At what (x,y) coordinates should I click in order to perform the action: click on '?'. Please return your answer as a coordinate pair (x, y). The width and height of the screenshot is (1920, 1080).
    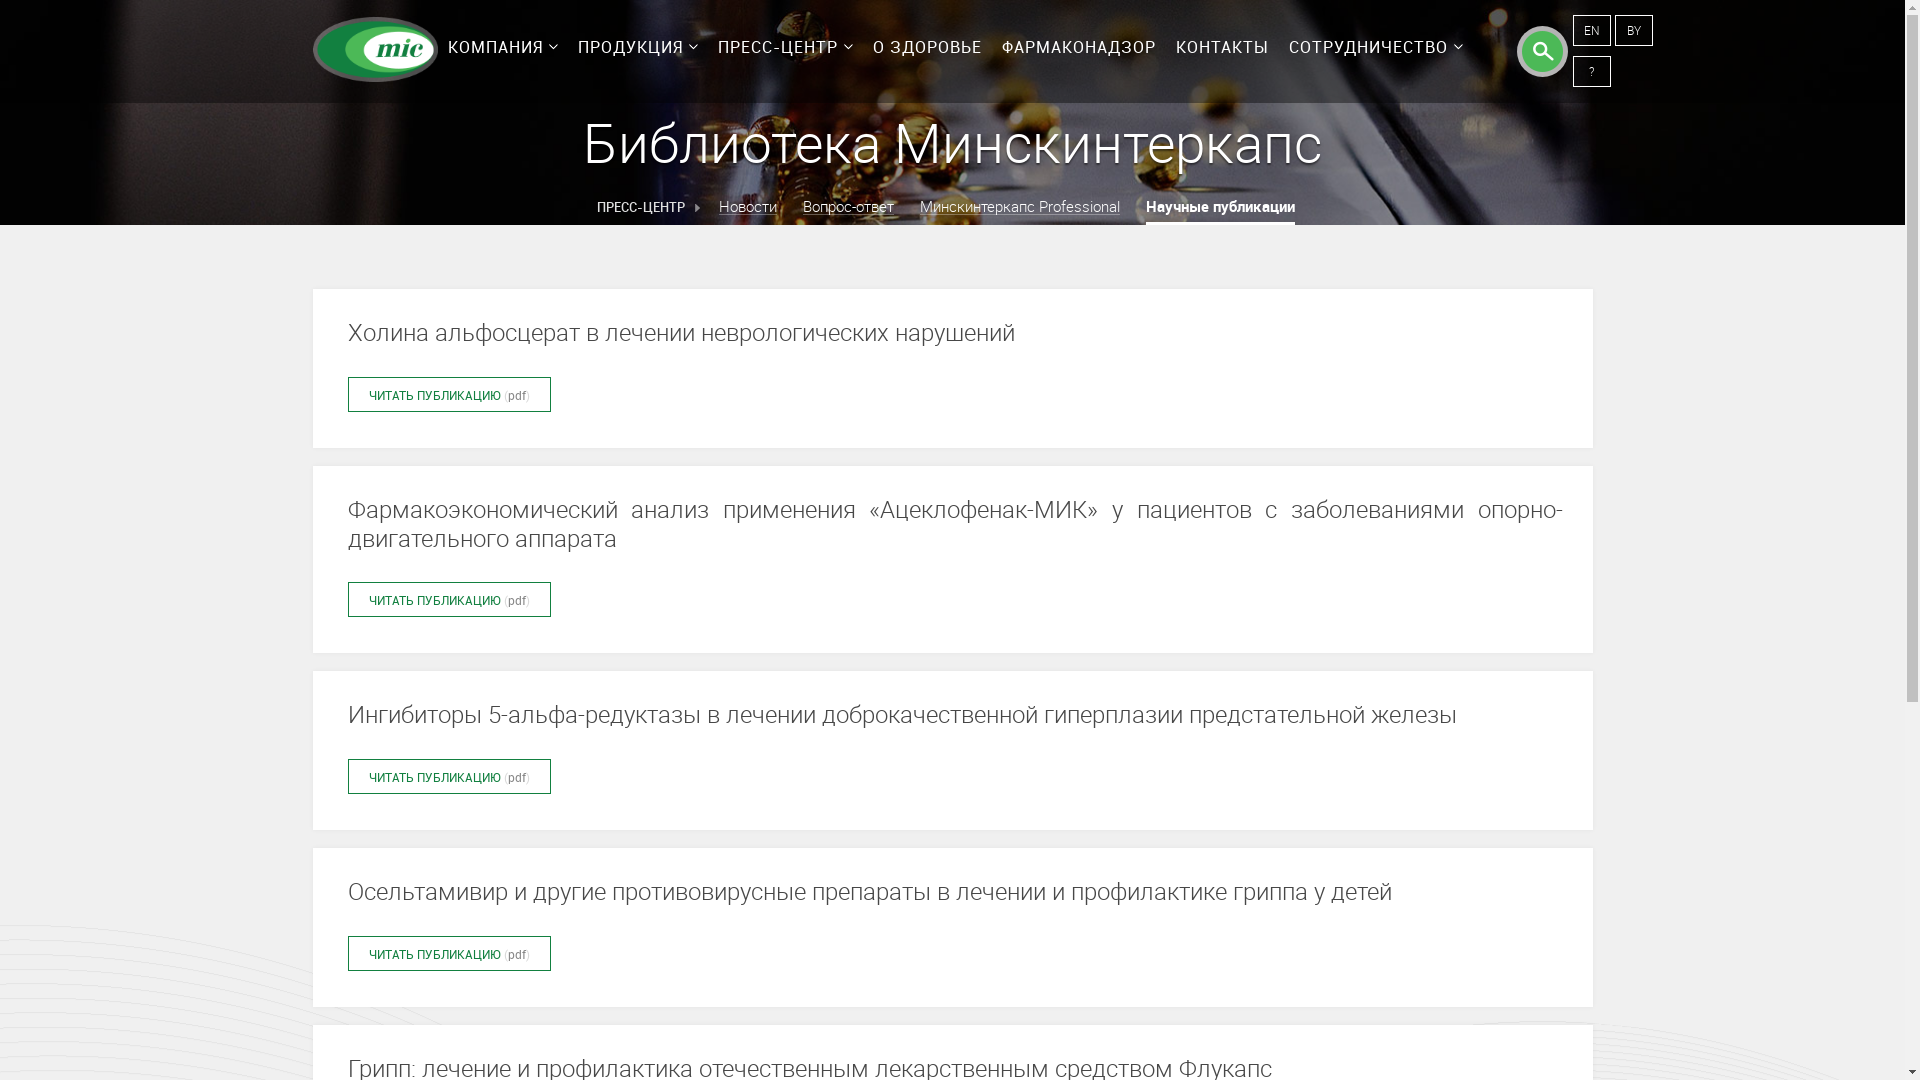
    Looking at the image, I should click on (1570, 70).